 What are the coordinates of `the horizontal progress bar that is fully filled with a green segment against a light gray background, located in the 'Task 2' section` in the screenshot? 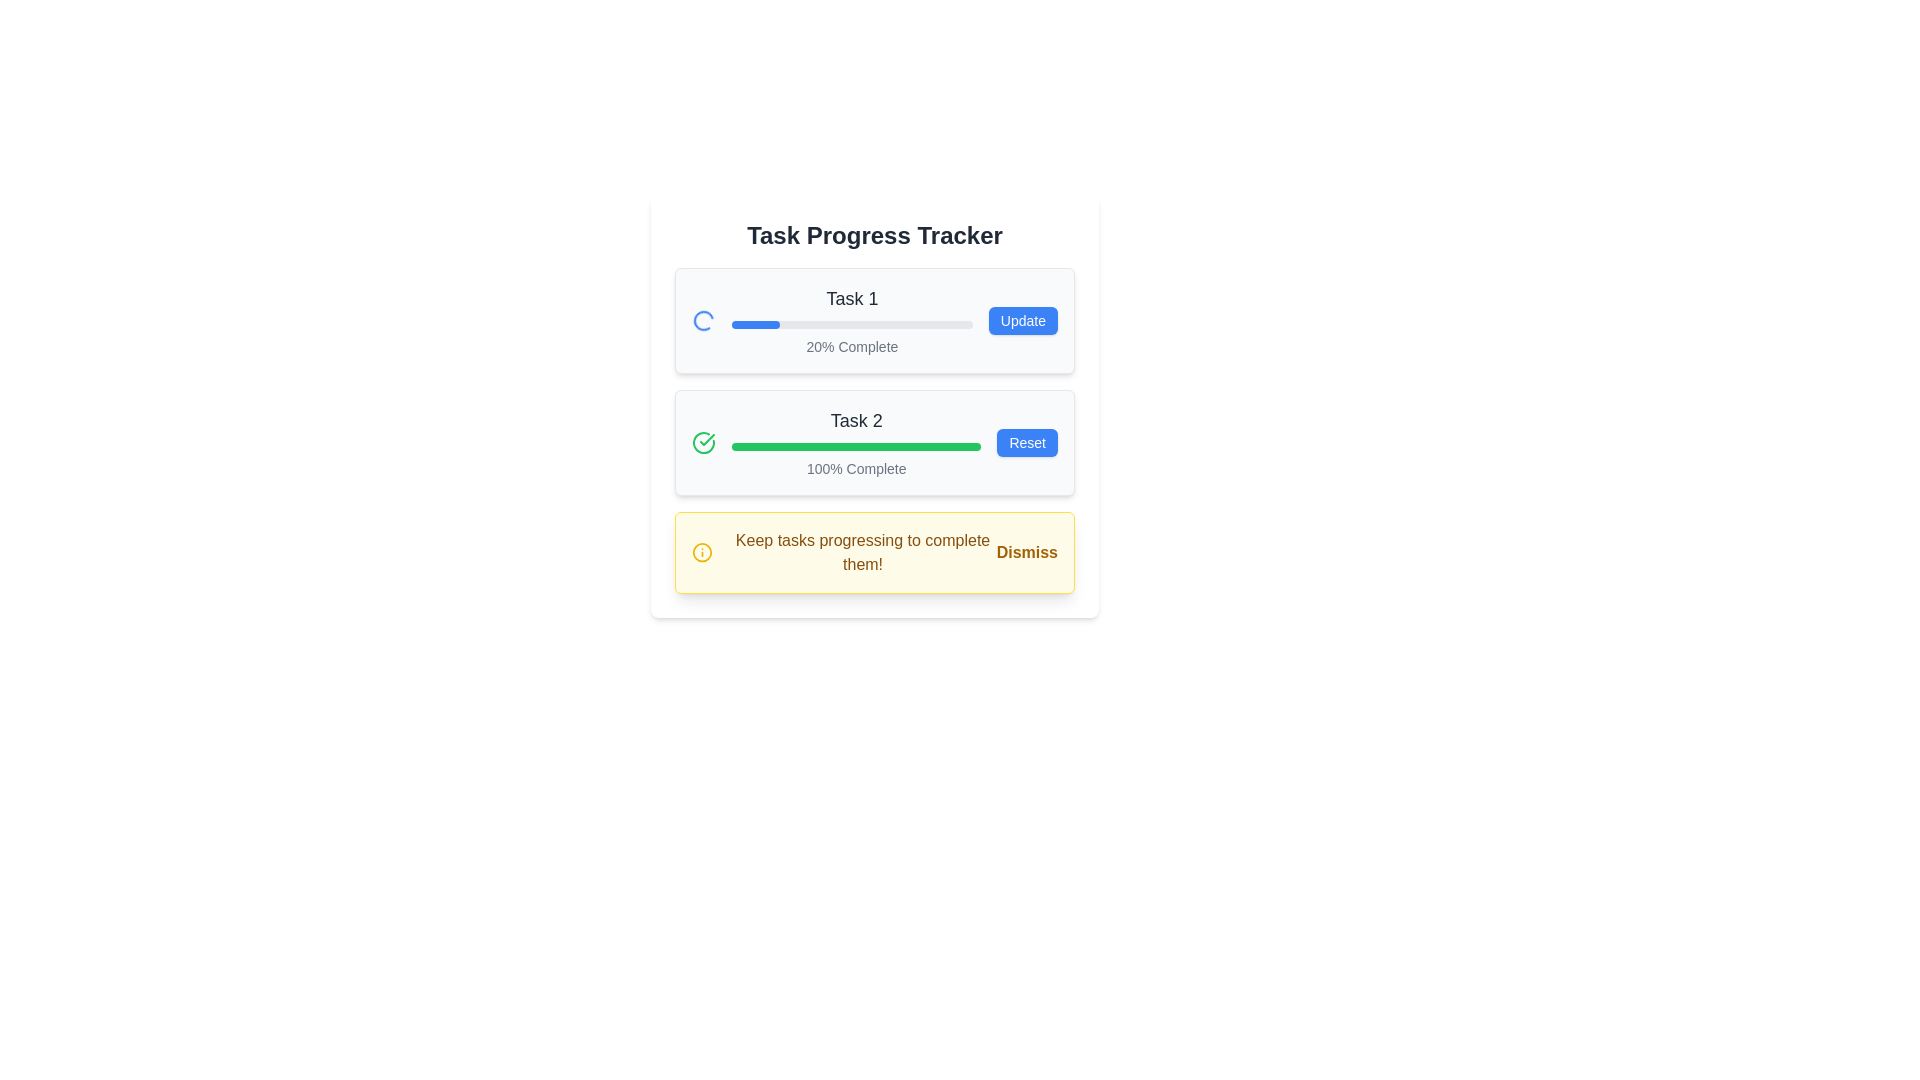 It's located at (856, 446).